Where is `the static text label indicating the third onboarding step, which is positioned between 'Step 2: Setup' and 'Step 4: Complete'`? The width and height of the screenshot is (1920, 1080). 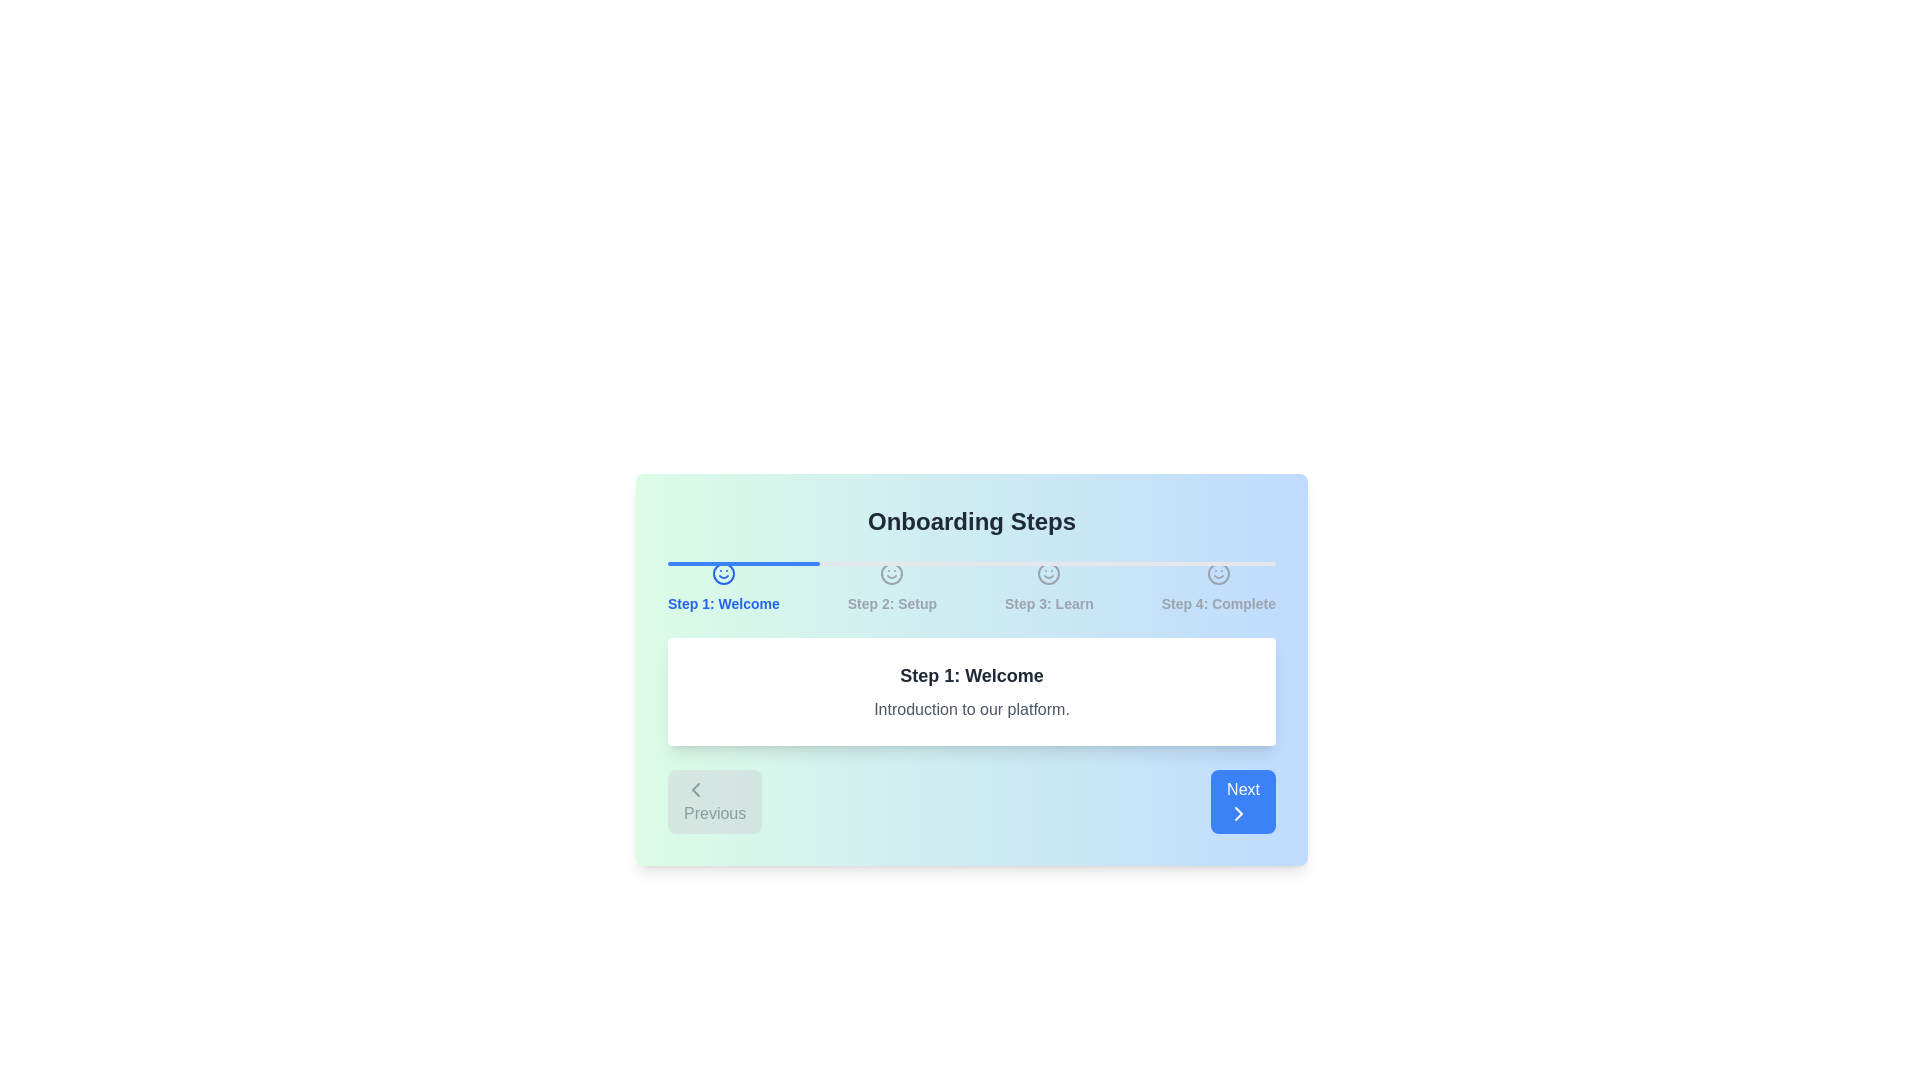 the static text label indicating the third onboarding step, which is positioned between 'Step 2: Setup' and 'Step 4: Complete' is located at coordinates (1048, 603).